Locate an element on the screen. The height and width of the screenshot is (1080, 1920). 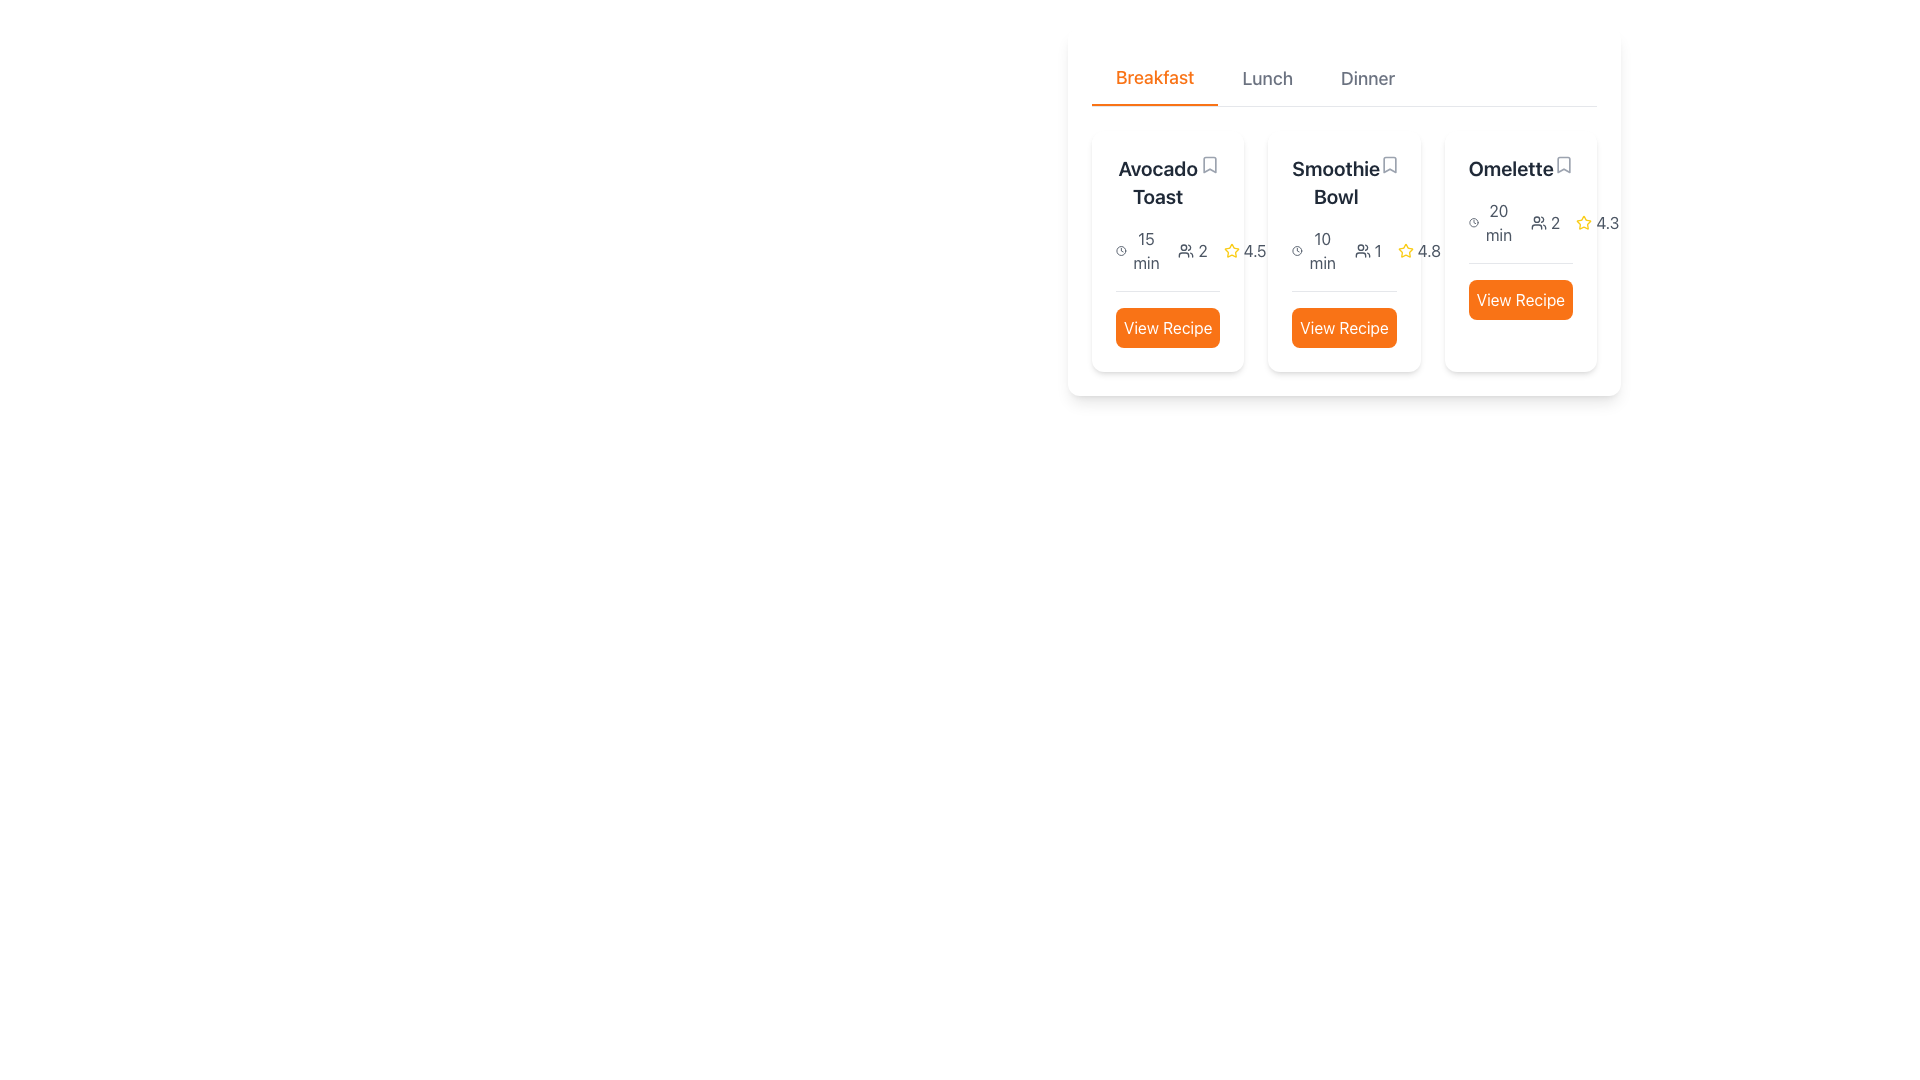
displayed text from the text label that conveys a numerical detail related to the nearby user icon, positioned to the right of it in the middle area of the second recipe card is located at coordinates (1377, 249).